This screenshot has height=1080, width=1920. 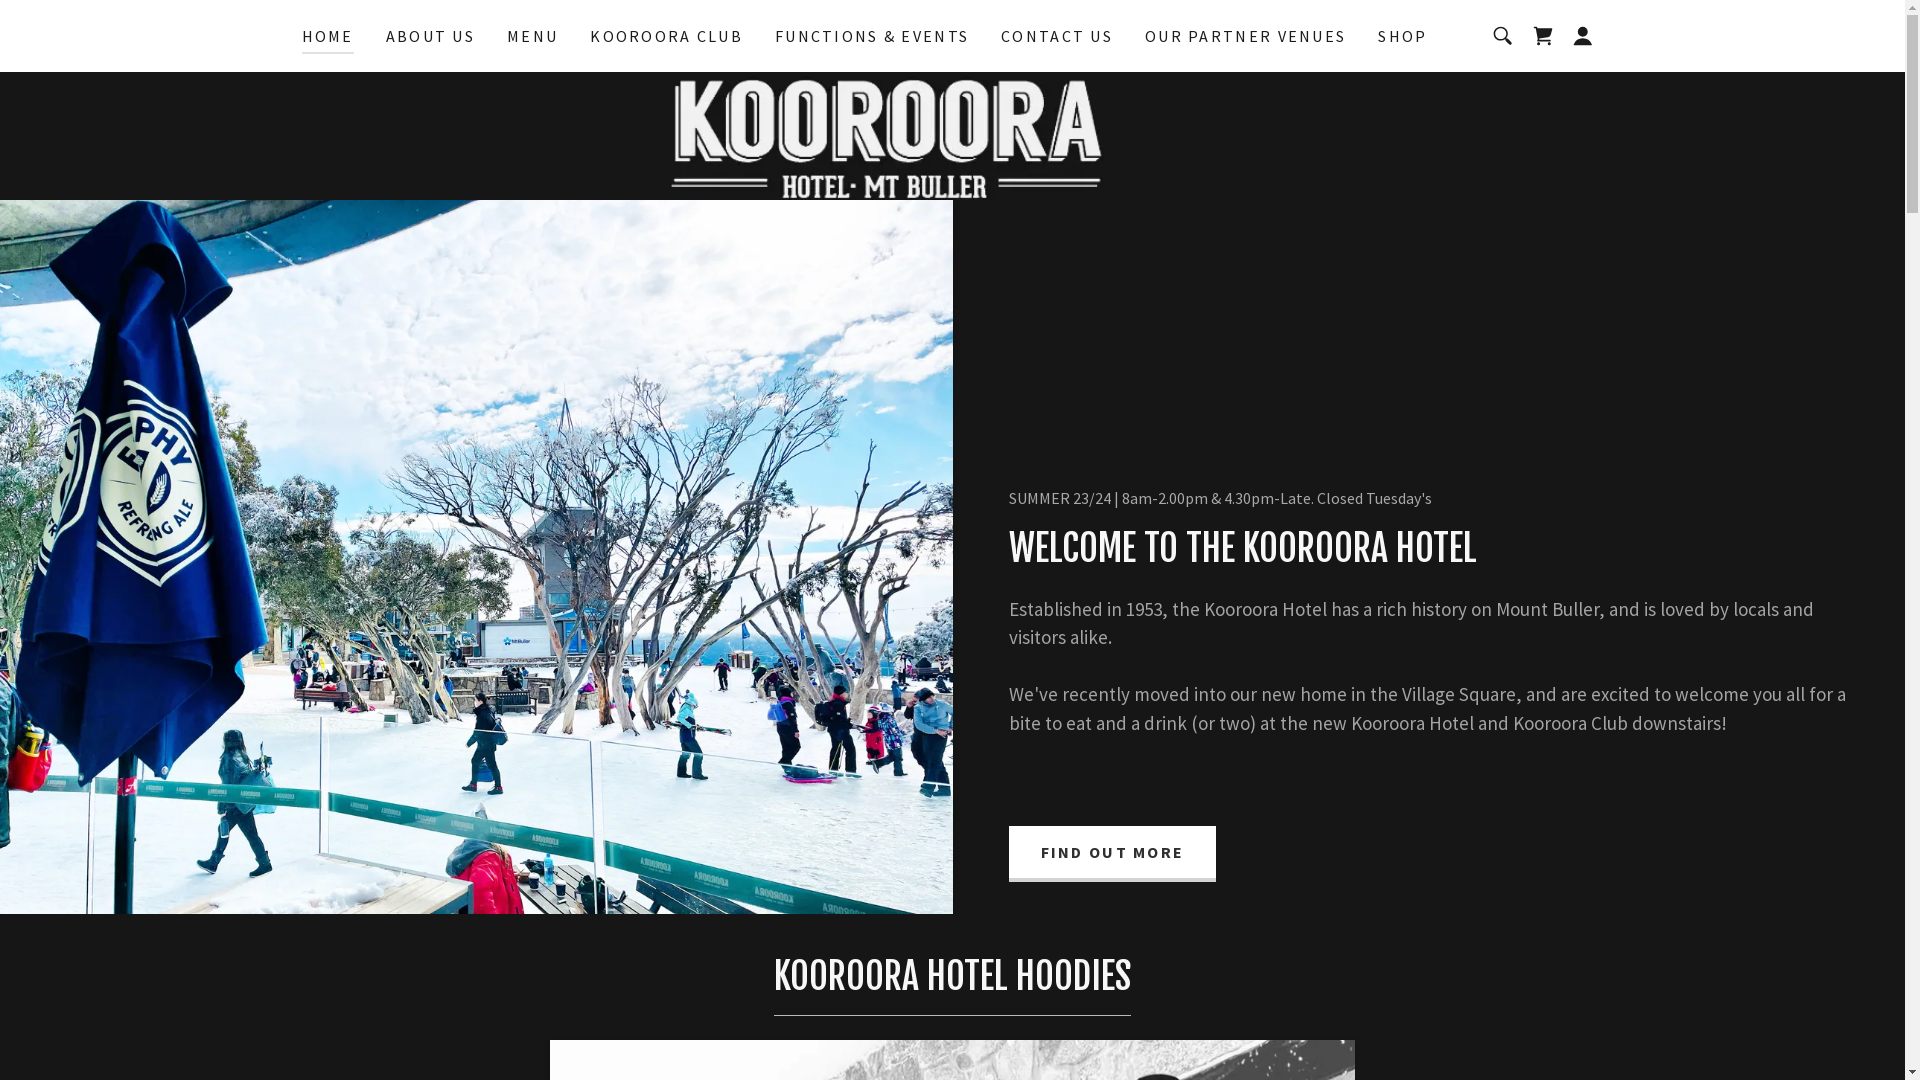 I want to click on 'SHOP', so click(x=1401, y=35).